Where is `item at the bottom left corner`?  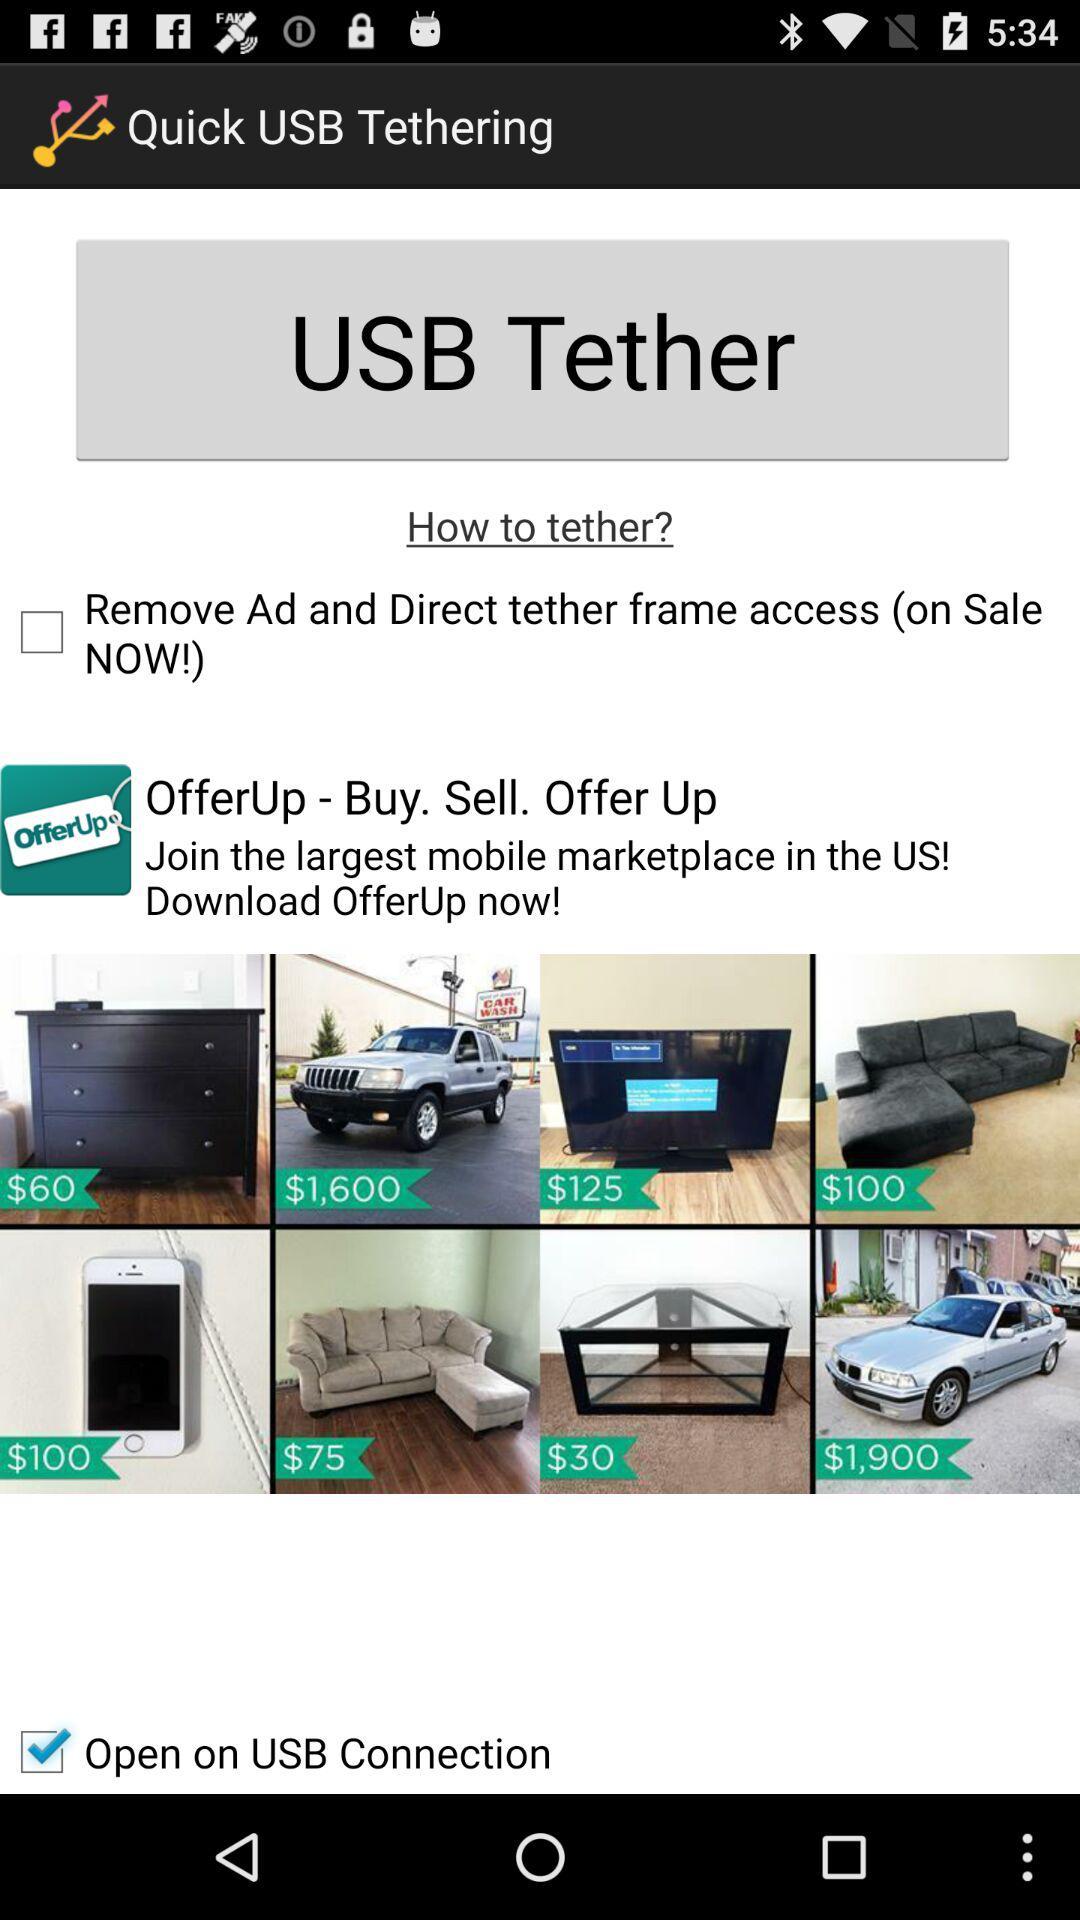 item at the bottom left corner is located at coordinates (276, 1751).